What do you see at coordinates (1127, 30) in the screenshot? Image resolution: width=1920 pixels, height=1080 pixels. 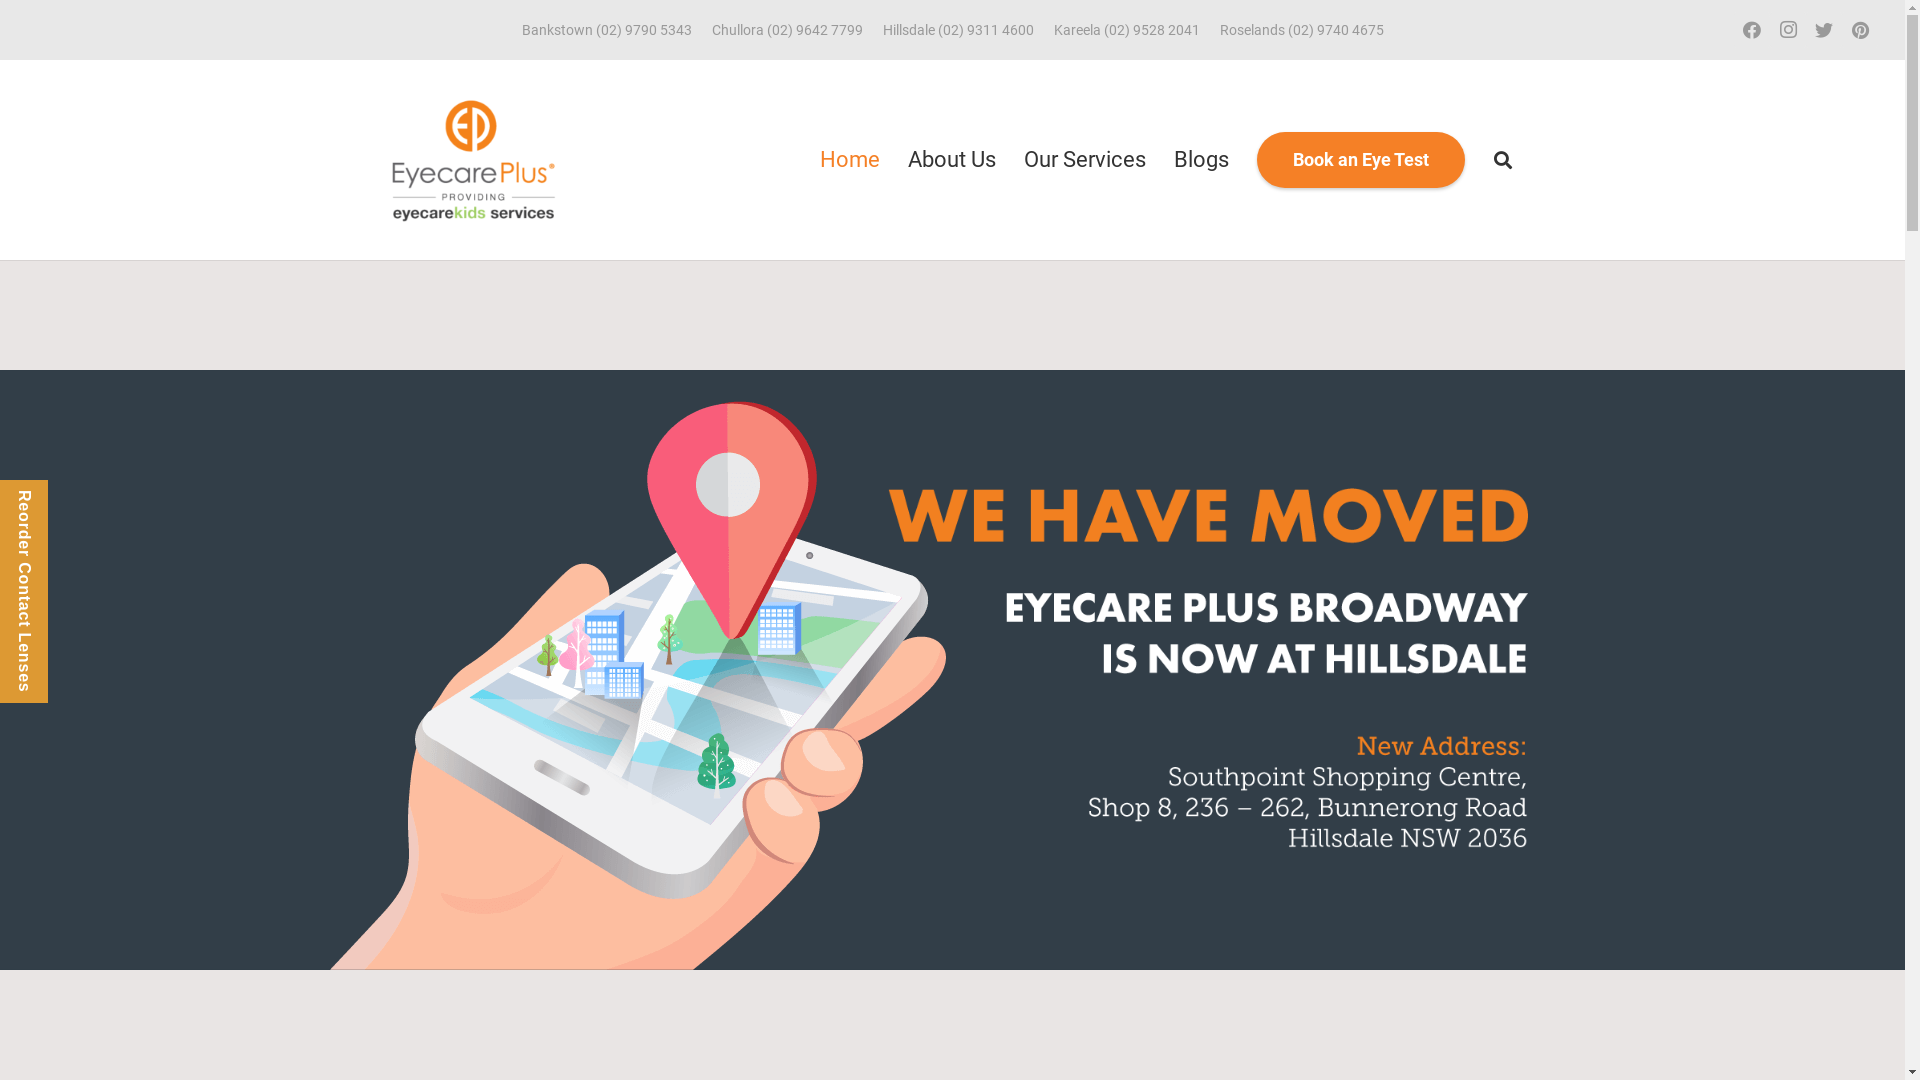 I see `'Kareela (02) 9528 2041'` at bounding box center [1127, 30].